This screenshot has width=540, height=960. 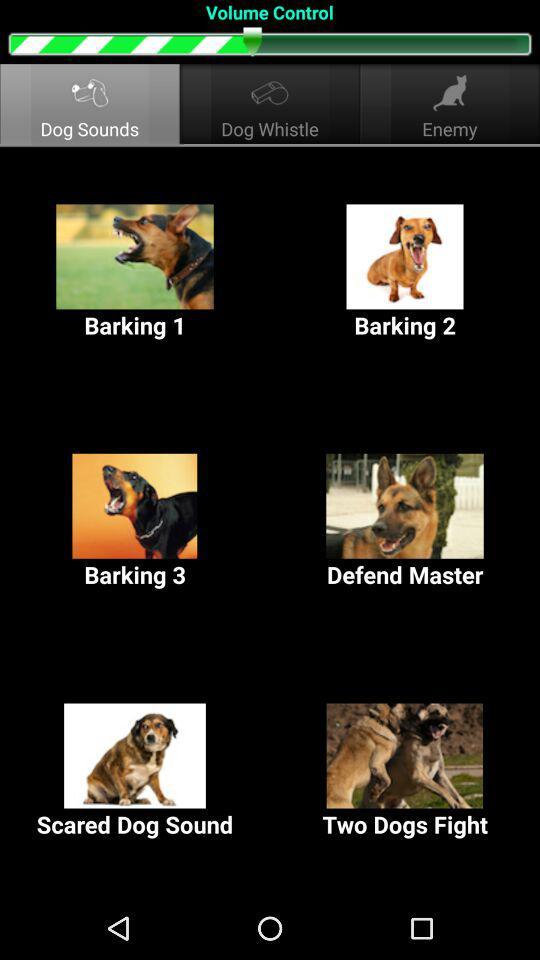 What do you see at coordinates (405, 271) in the screenshot?
I see `the barking 2 item` at bounding box center [405, 271].